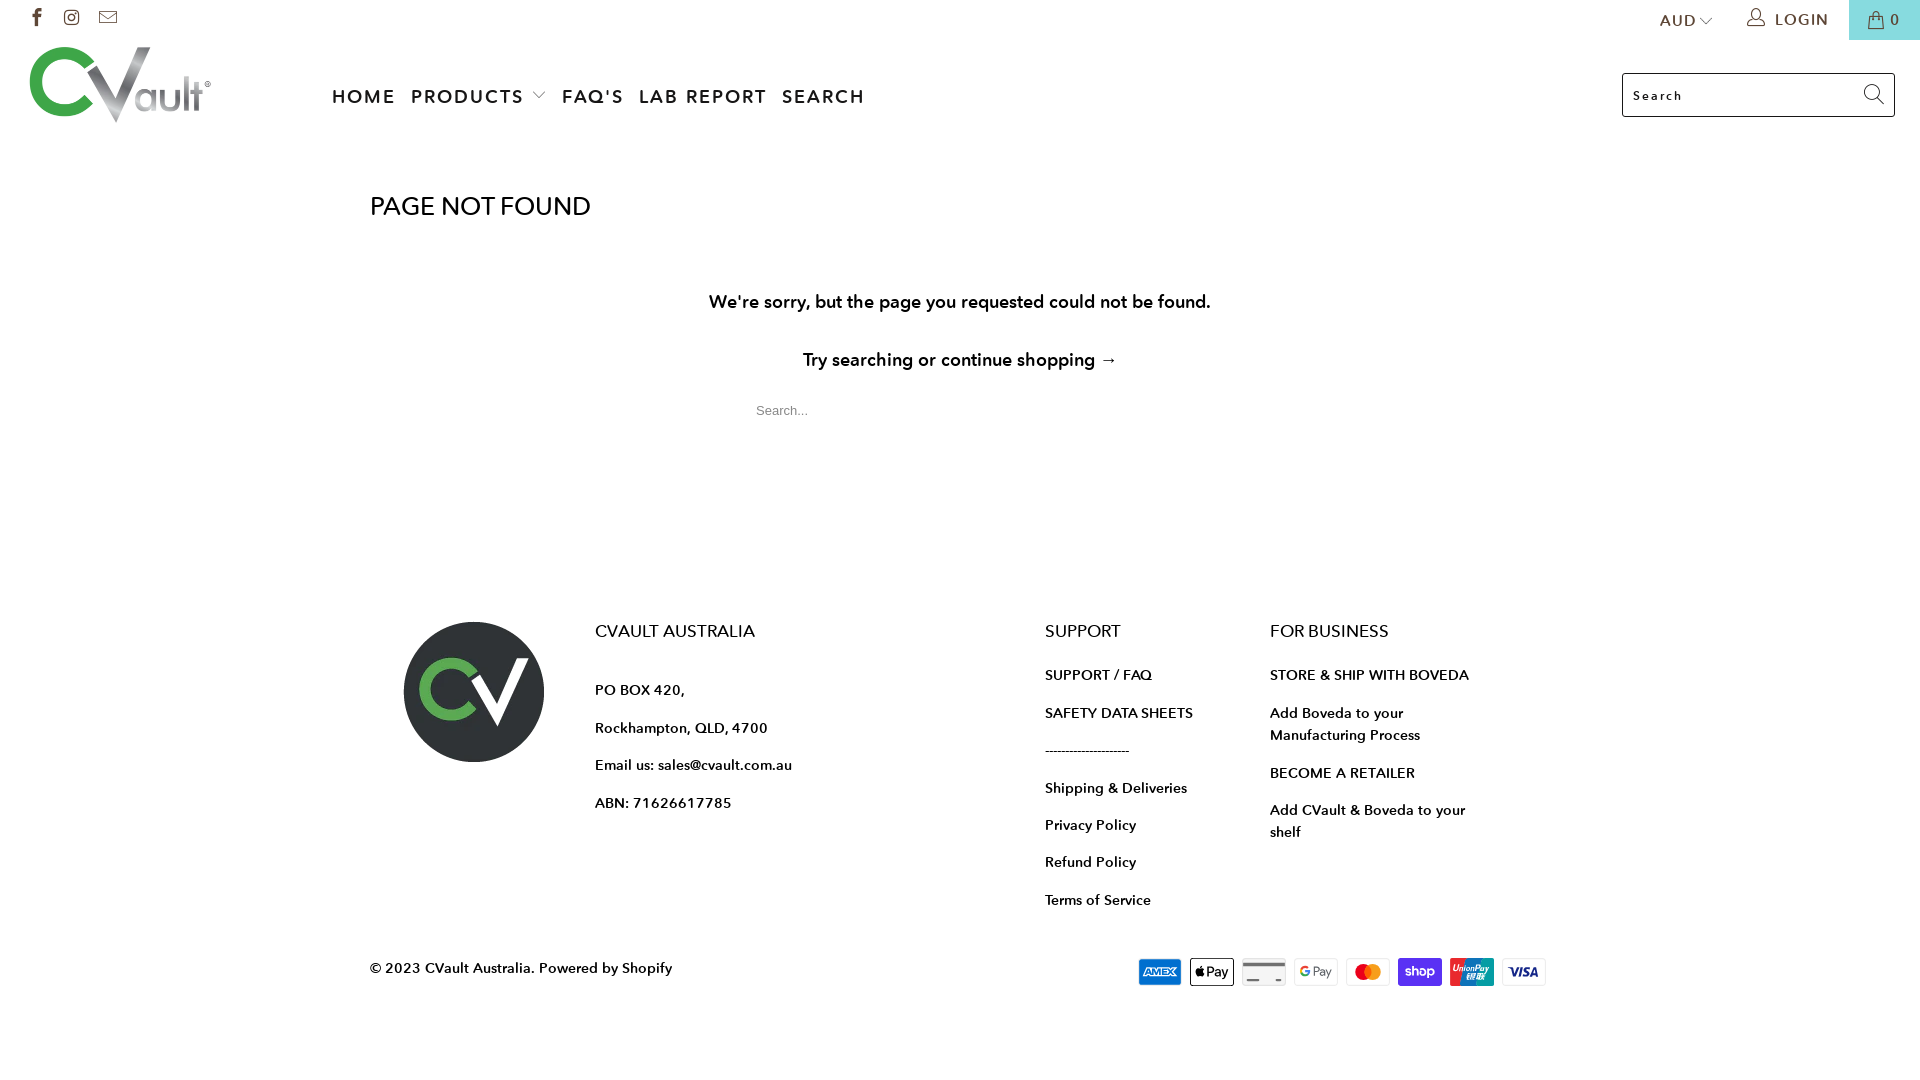  Describe the element at coordinates (1044, 786) in the screenshot. I see `'Shipping & Deliveries'` at that location.